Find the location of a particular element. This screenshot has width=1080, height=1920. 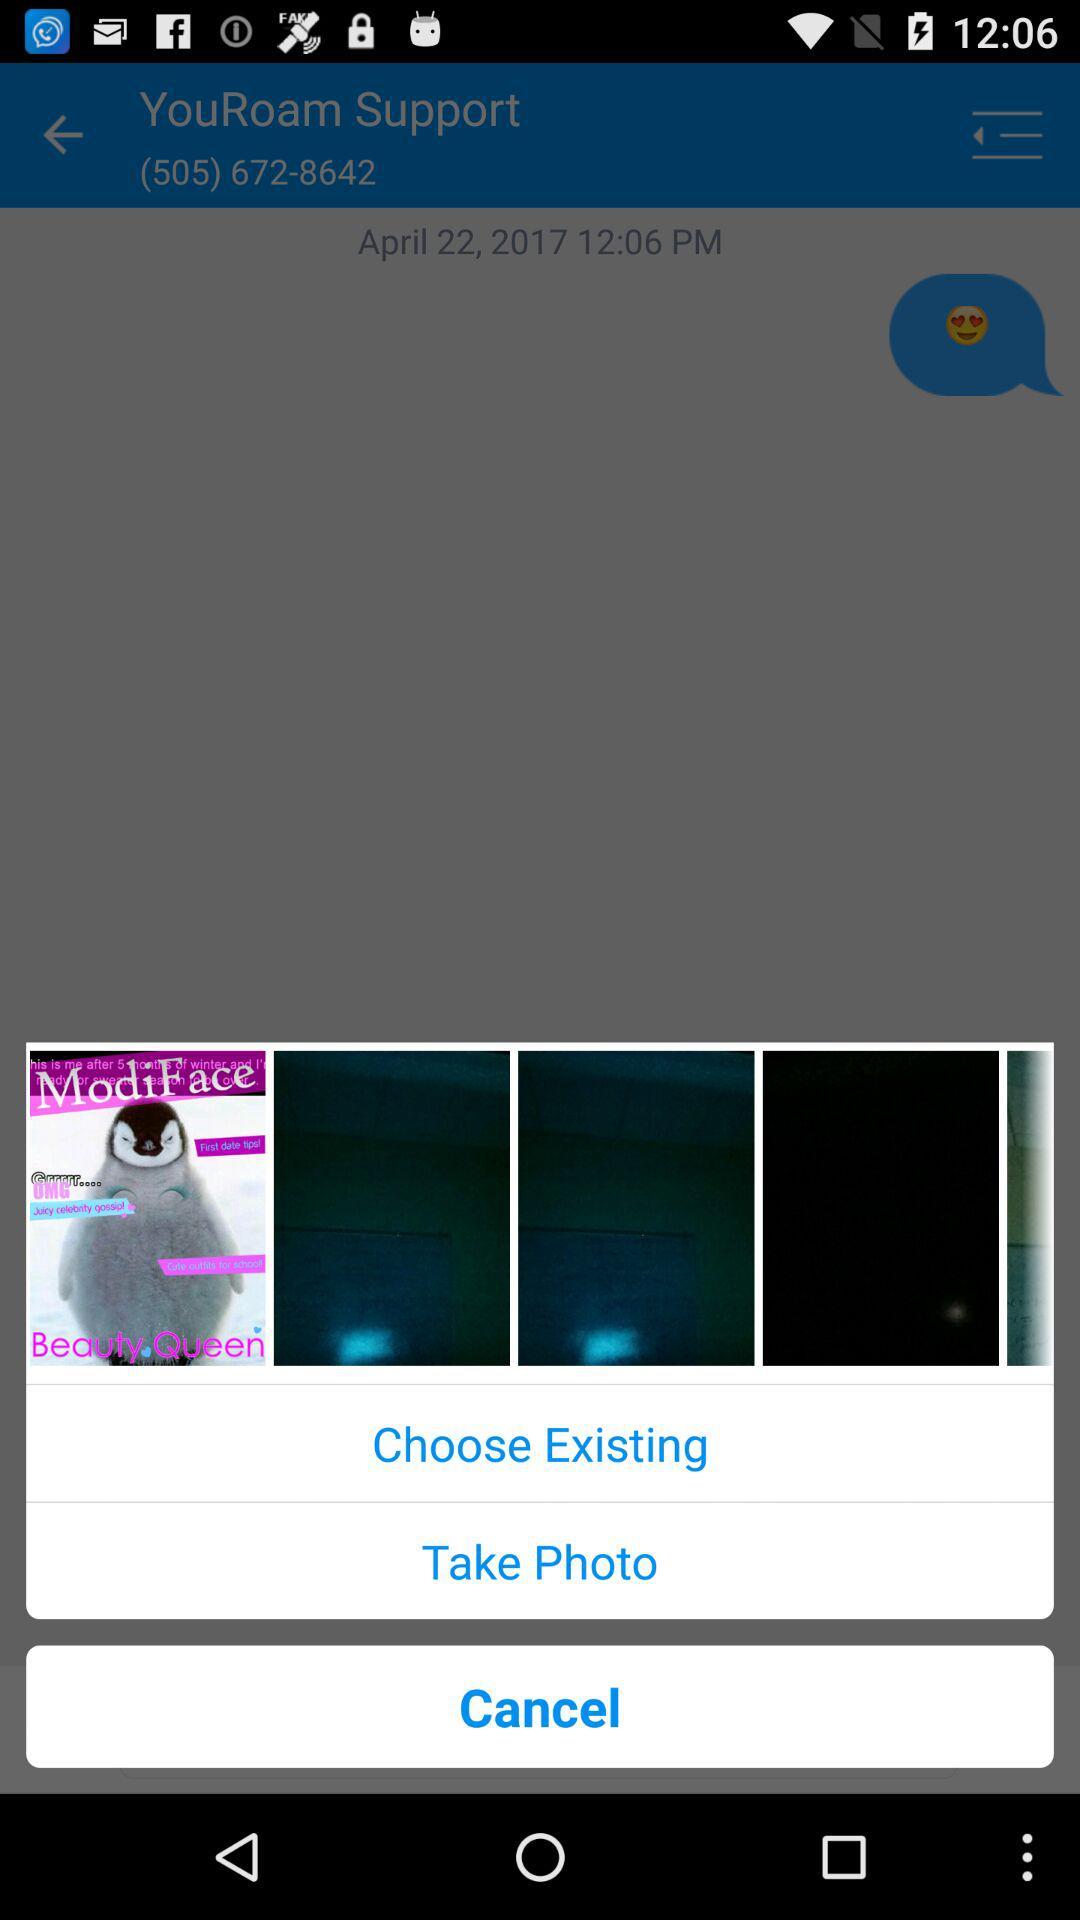

open photo is located at coordinates (636, 1207).